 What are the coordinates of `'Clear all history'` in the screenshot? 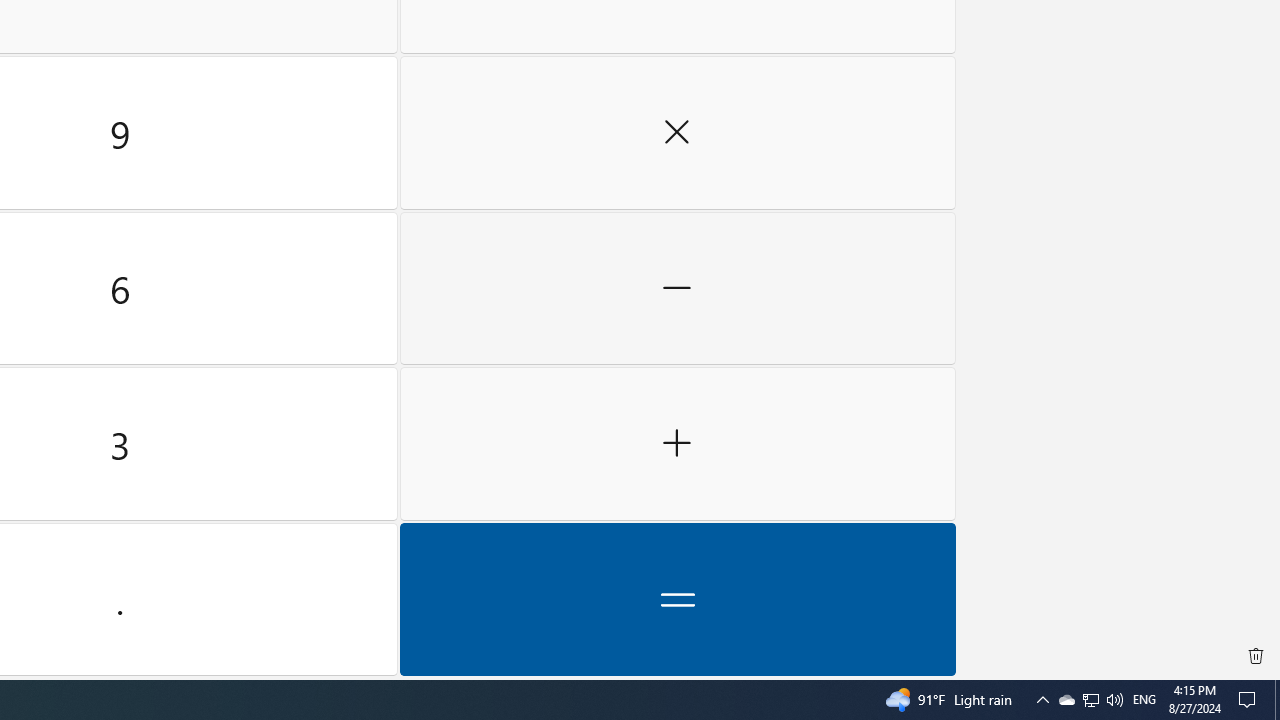 It's located at (1255, 655).